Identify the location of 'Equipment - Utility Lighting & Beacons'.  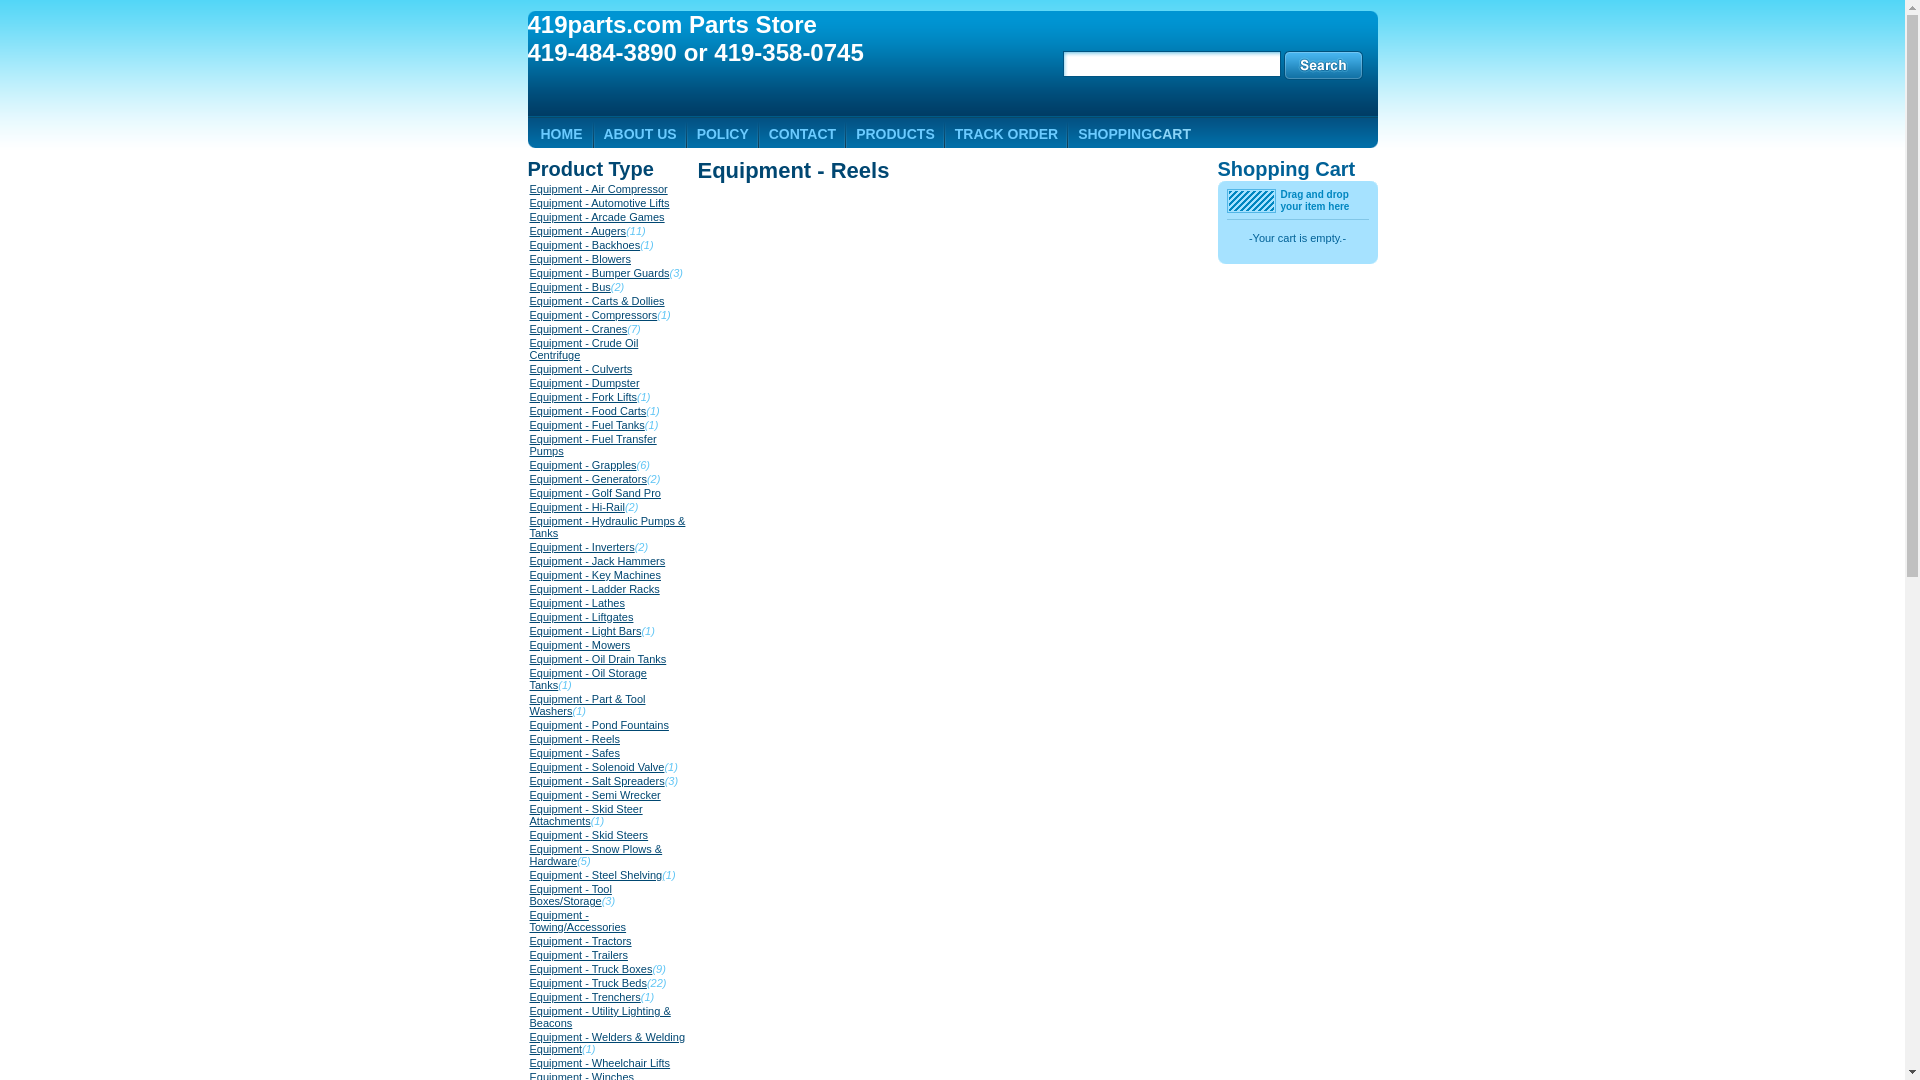
(599, 1017).